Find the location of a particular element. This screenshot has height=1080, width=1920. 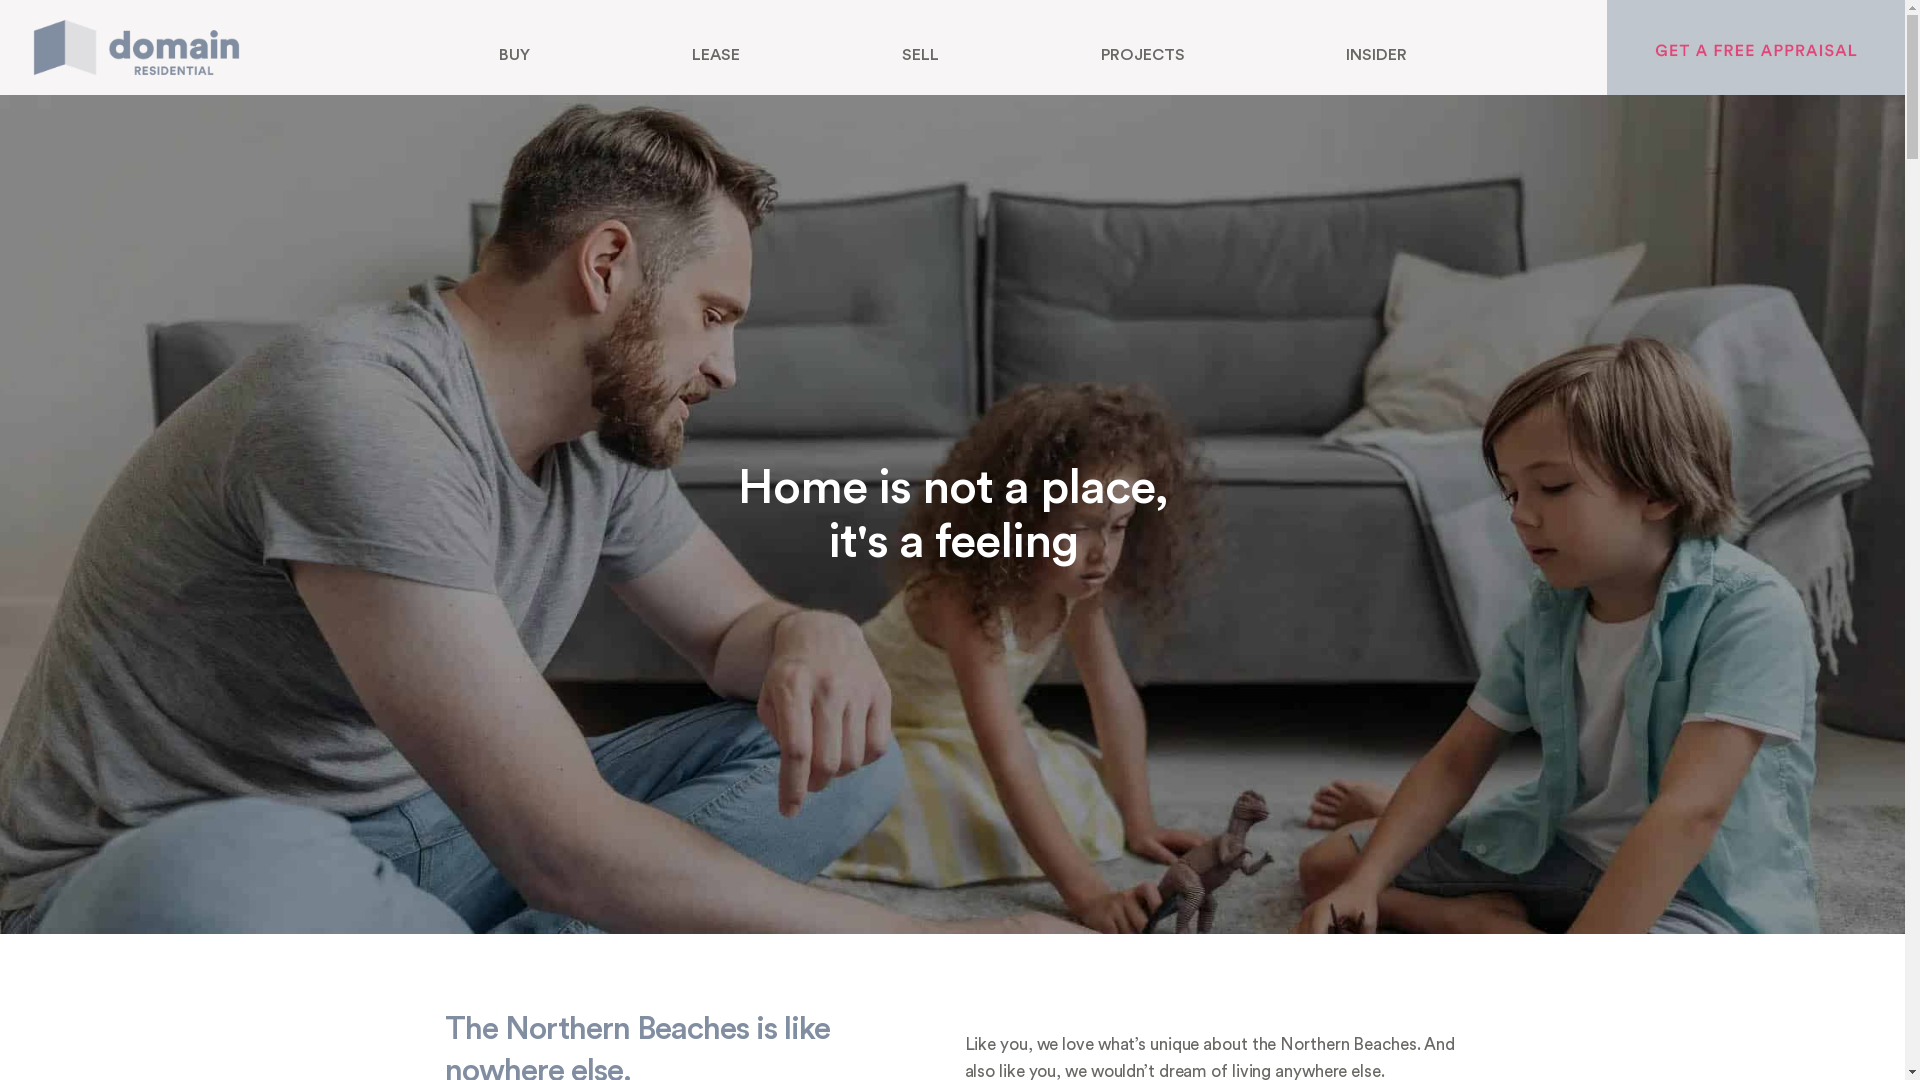

'LEASE' is located at coordinates (715, 53).